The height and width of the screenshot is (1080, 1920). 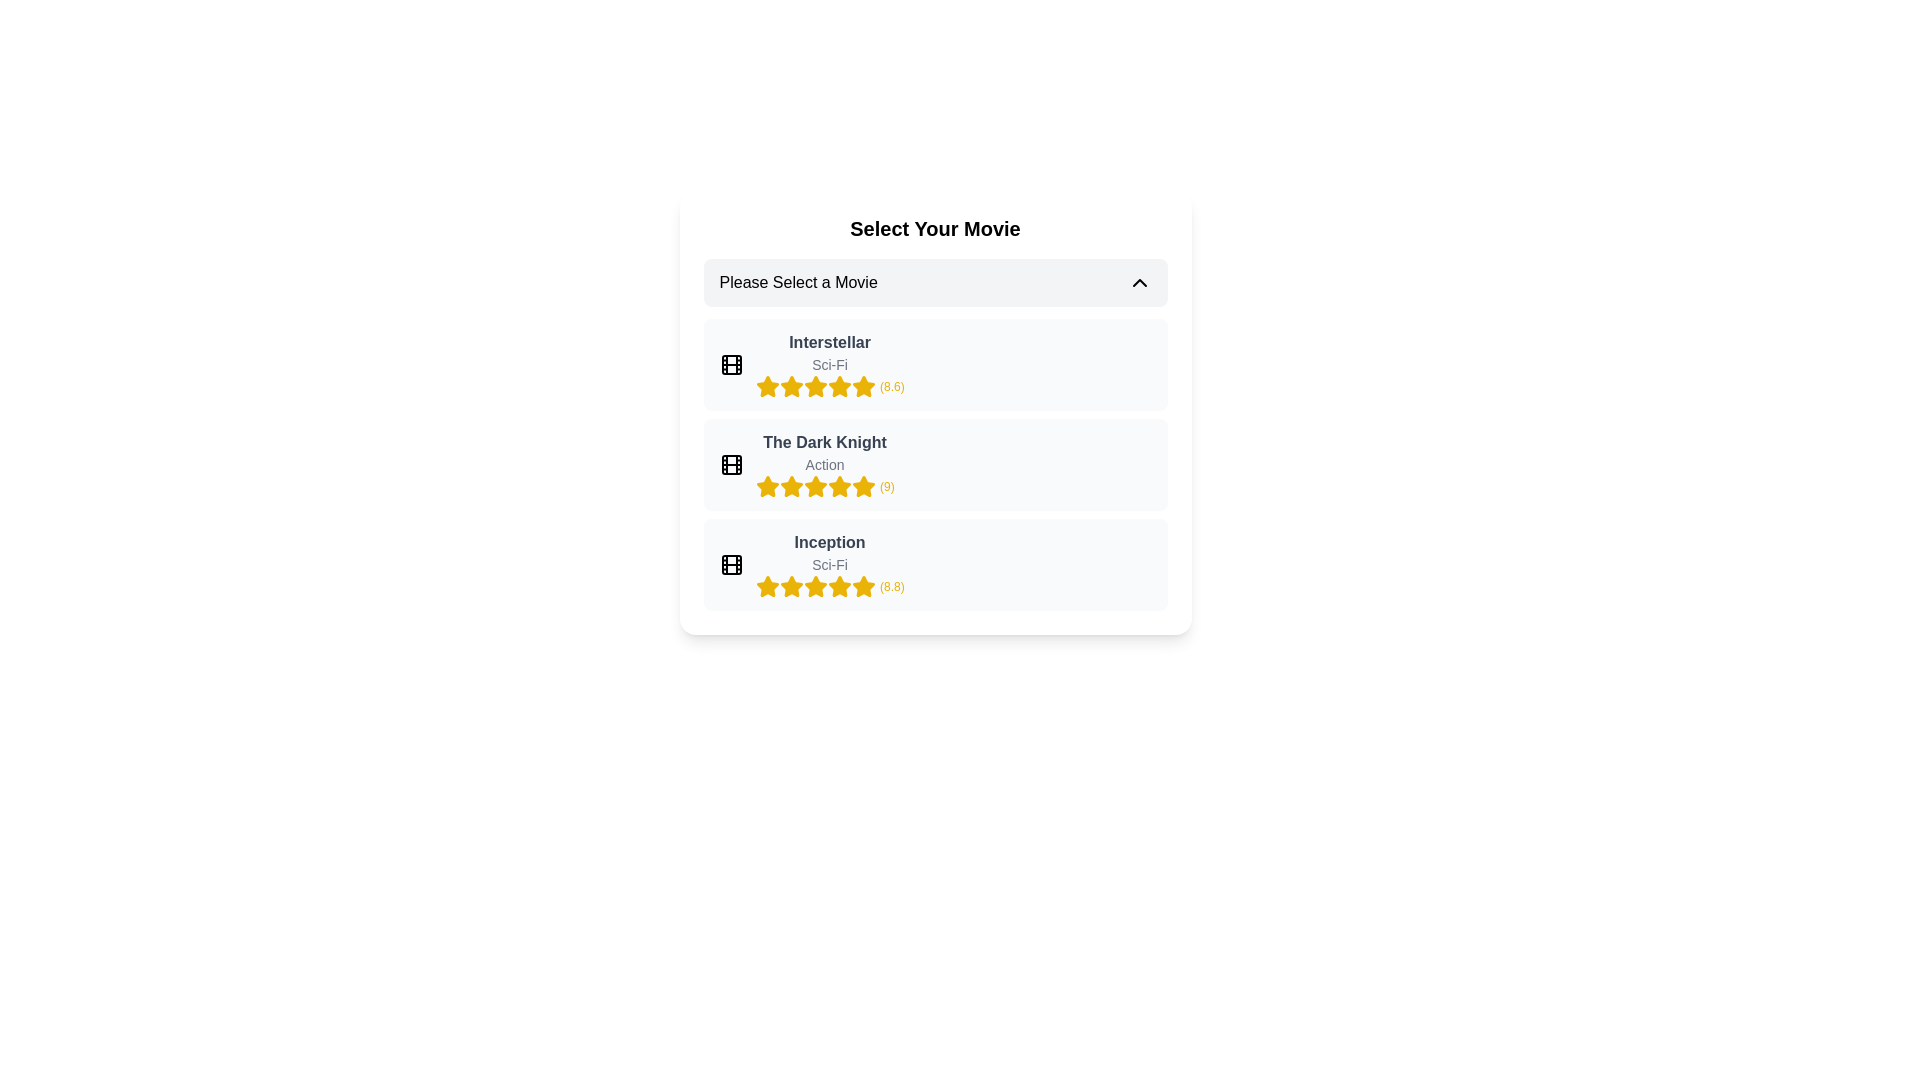 I want to click on the rectangular shape with rounded corners located at the top-left corner of the movie icon in the second row of a list of movies, so click(x=730, y=465).